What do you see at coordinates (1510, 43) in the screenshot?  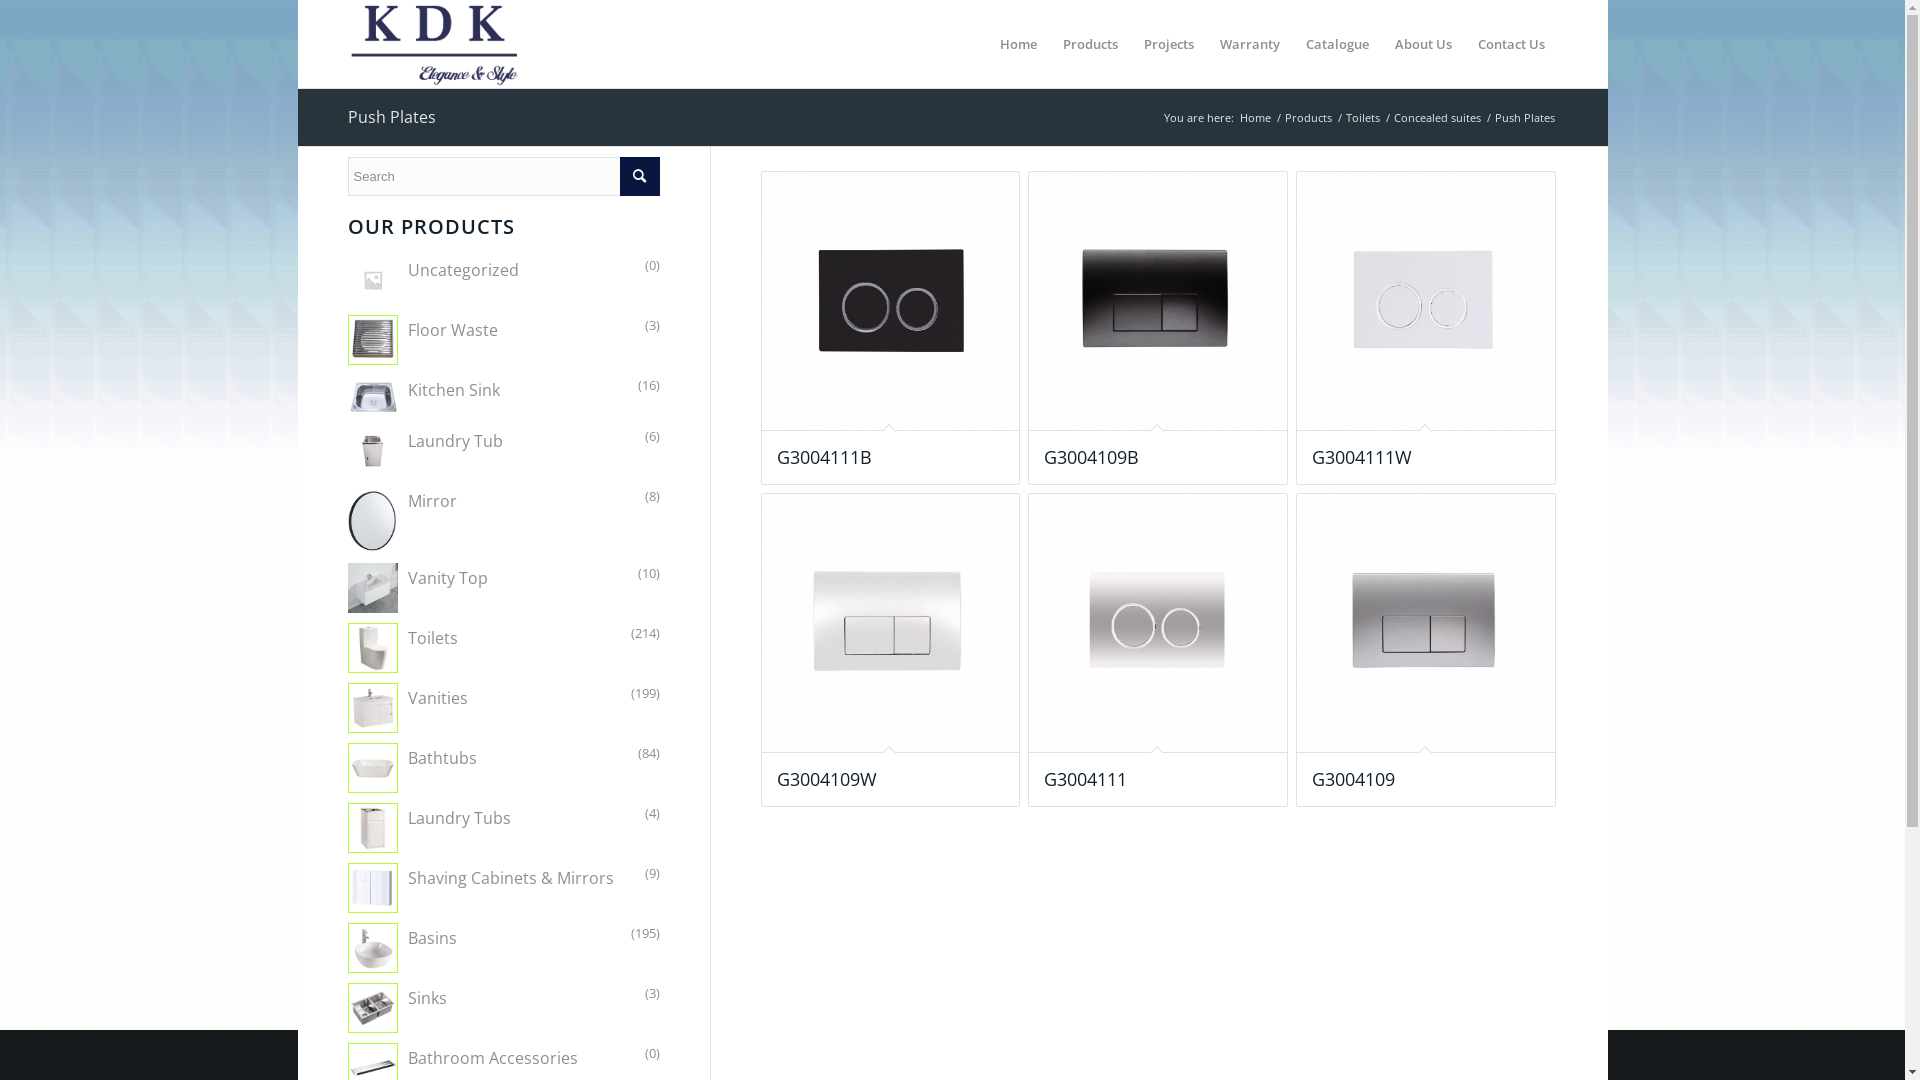 I see `'Contact Us'` at bounding box center [1510, 43].